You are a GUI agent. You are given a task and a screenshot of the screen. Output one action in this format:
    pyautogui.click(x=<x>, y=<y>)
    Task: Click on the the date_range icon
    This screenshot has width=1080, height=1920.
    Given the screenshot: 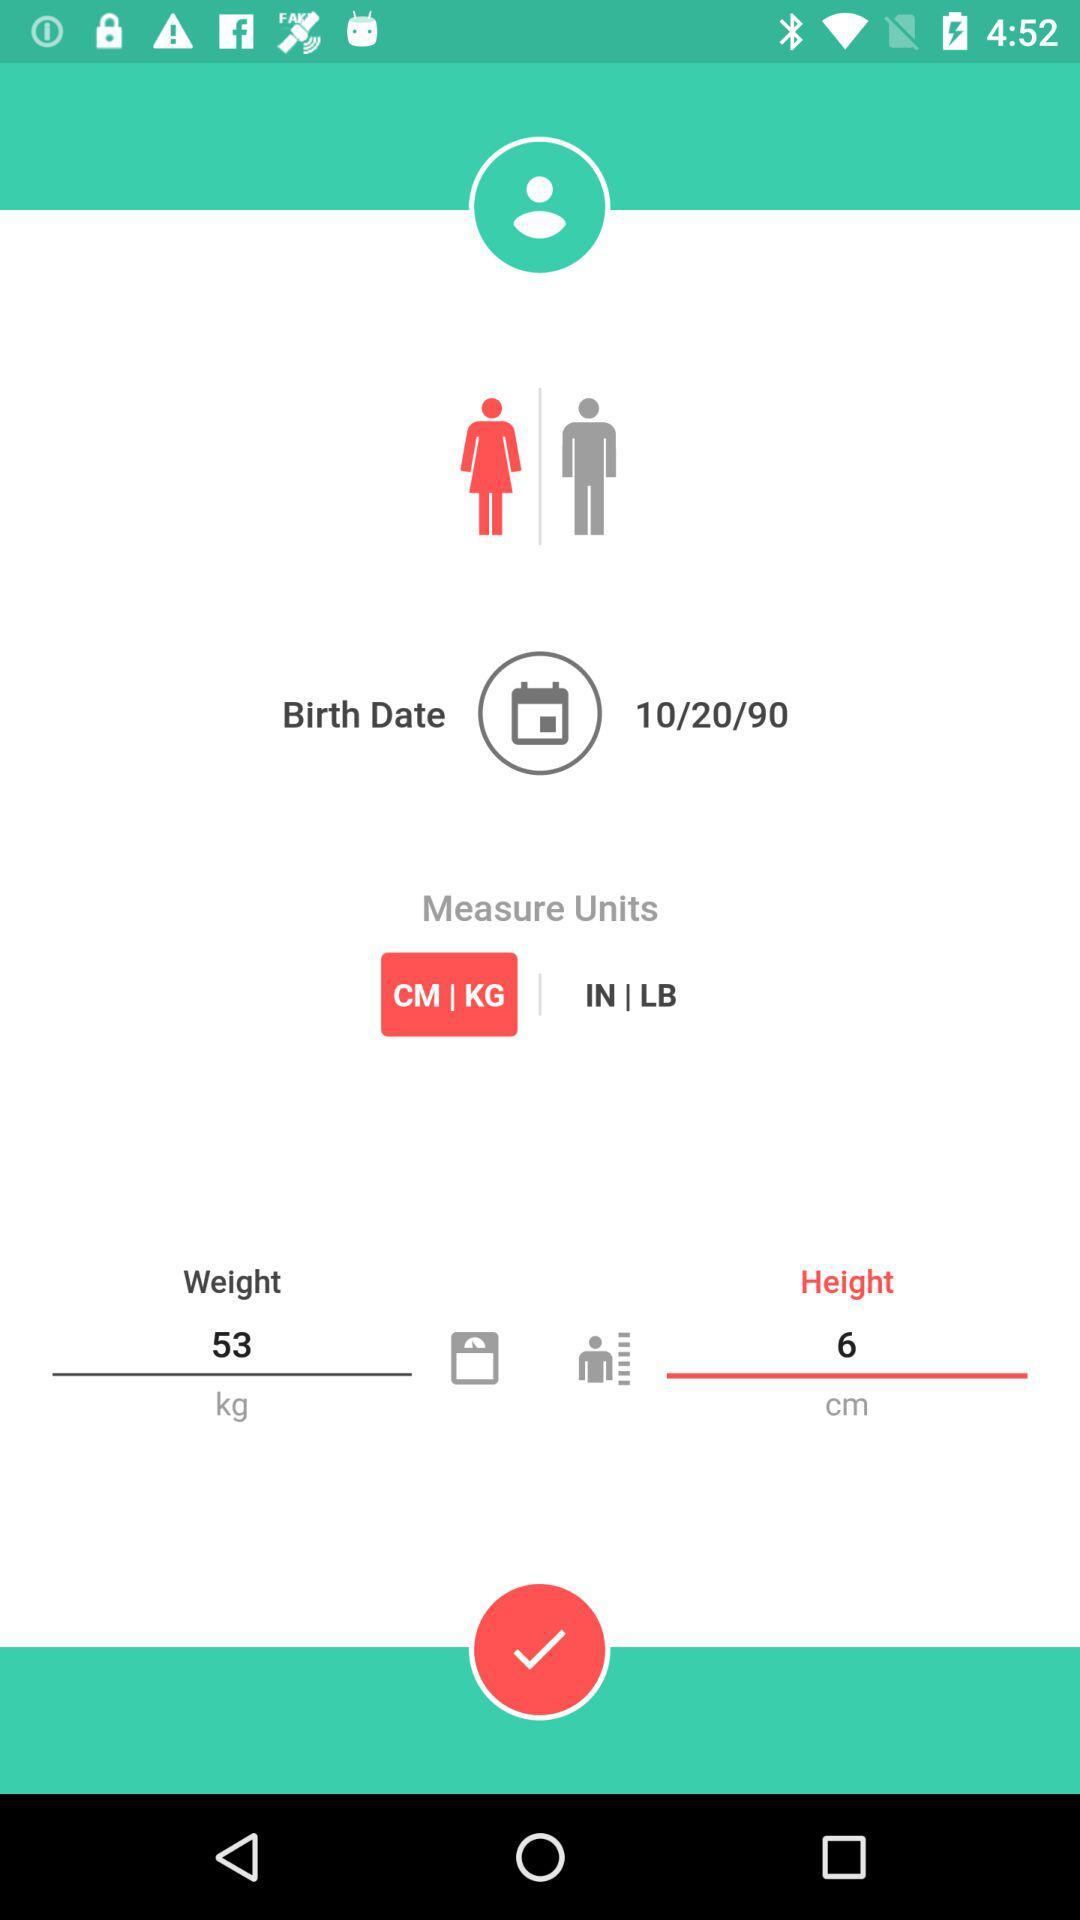 What is the action you would take?
    pyautogui.click(x=540, y=713)
    